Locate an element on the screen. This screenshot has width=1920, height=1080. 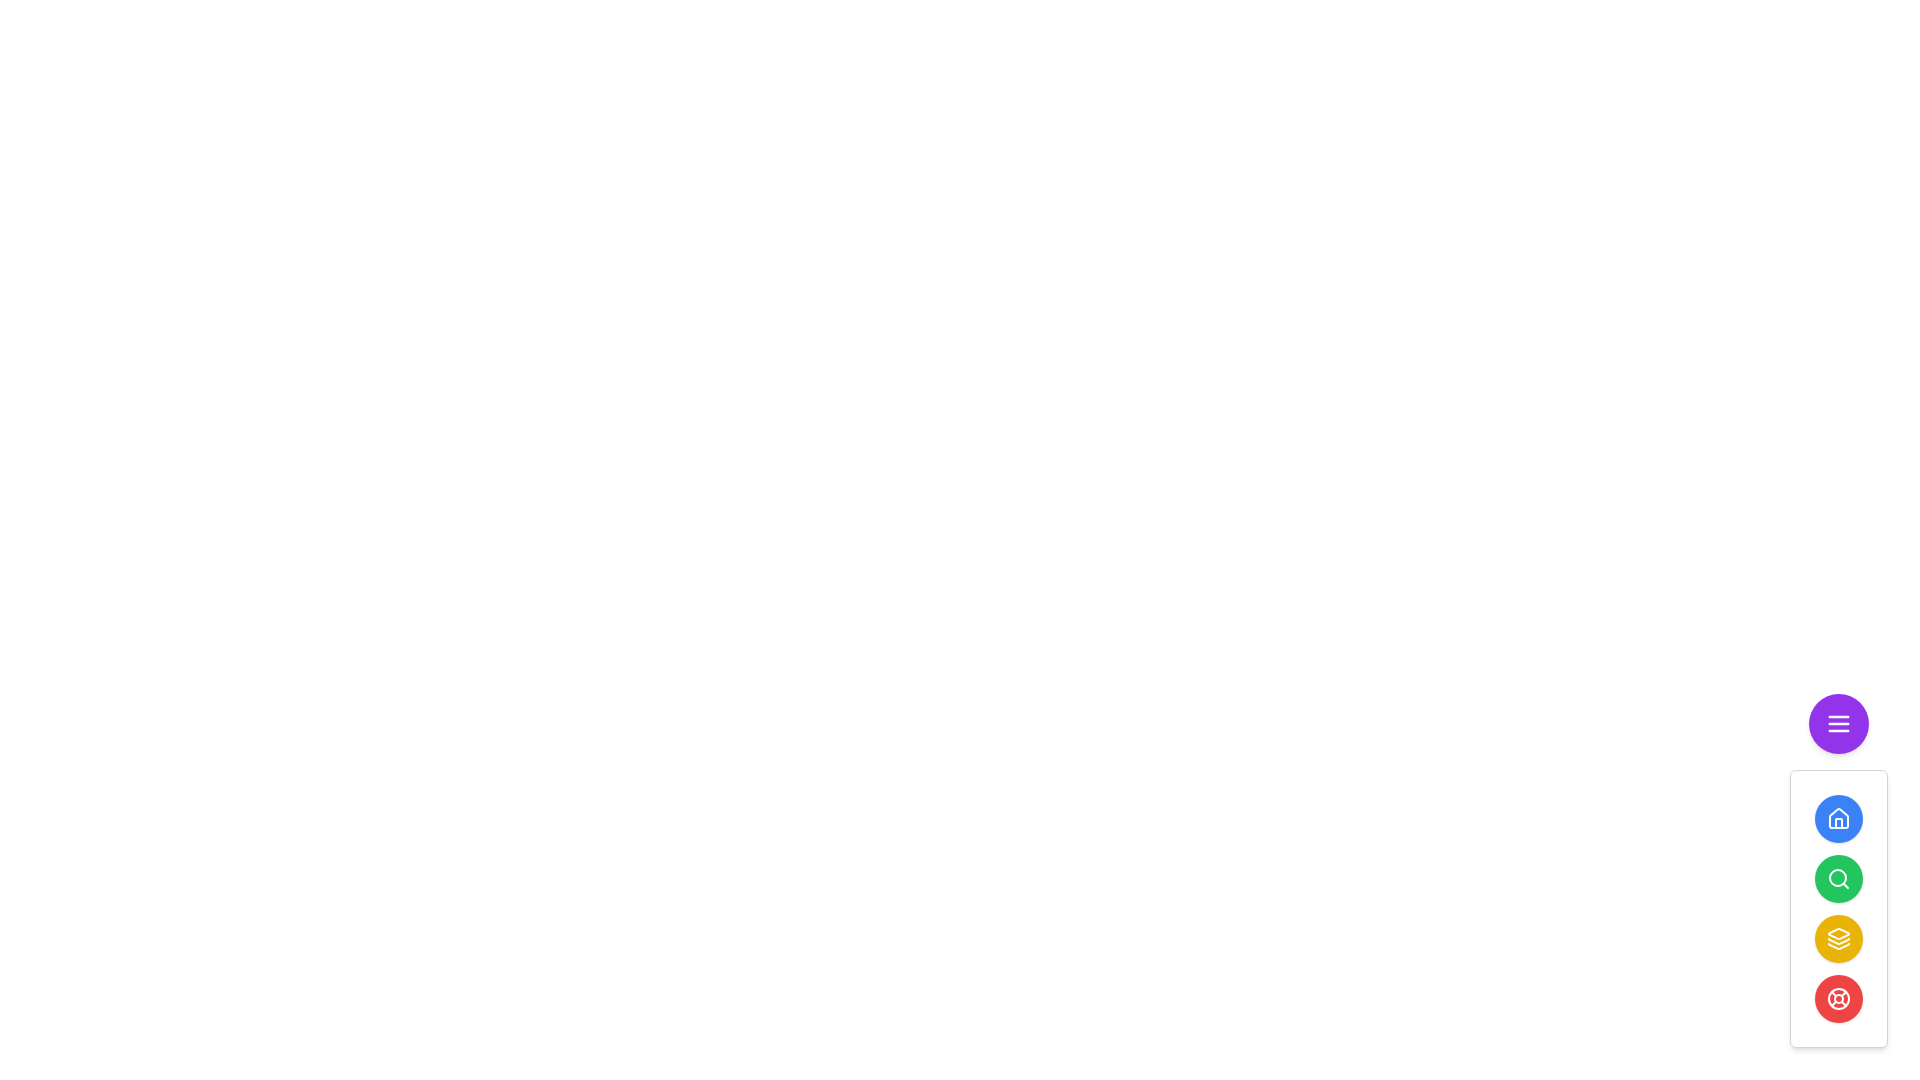
the red circular SVG graphic element within the life buoy design, located at the bottom-right corner of the interface is located at coordinates (1838, 999).